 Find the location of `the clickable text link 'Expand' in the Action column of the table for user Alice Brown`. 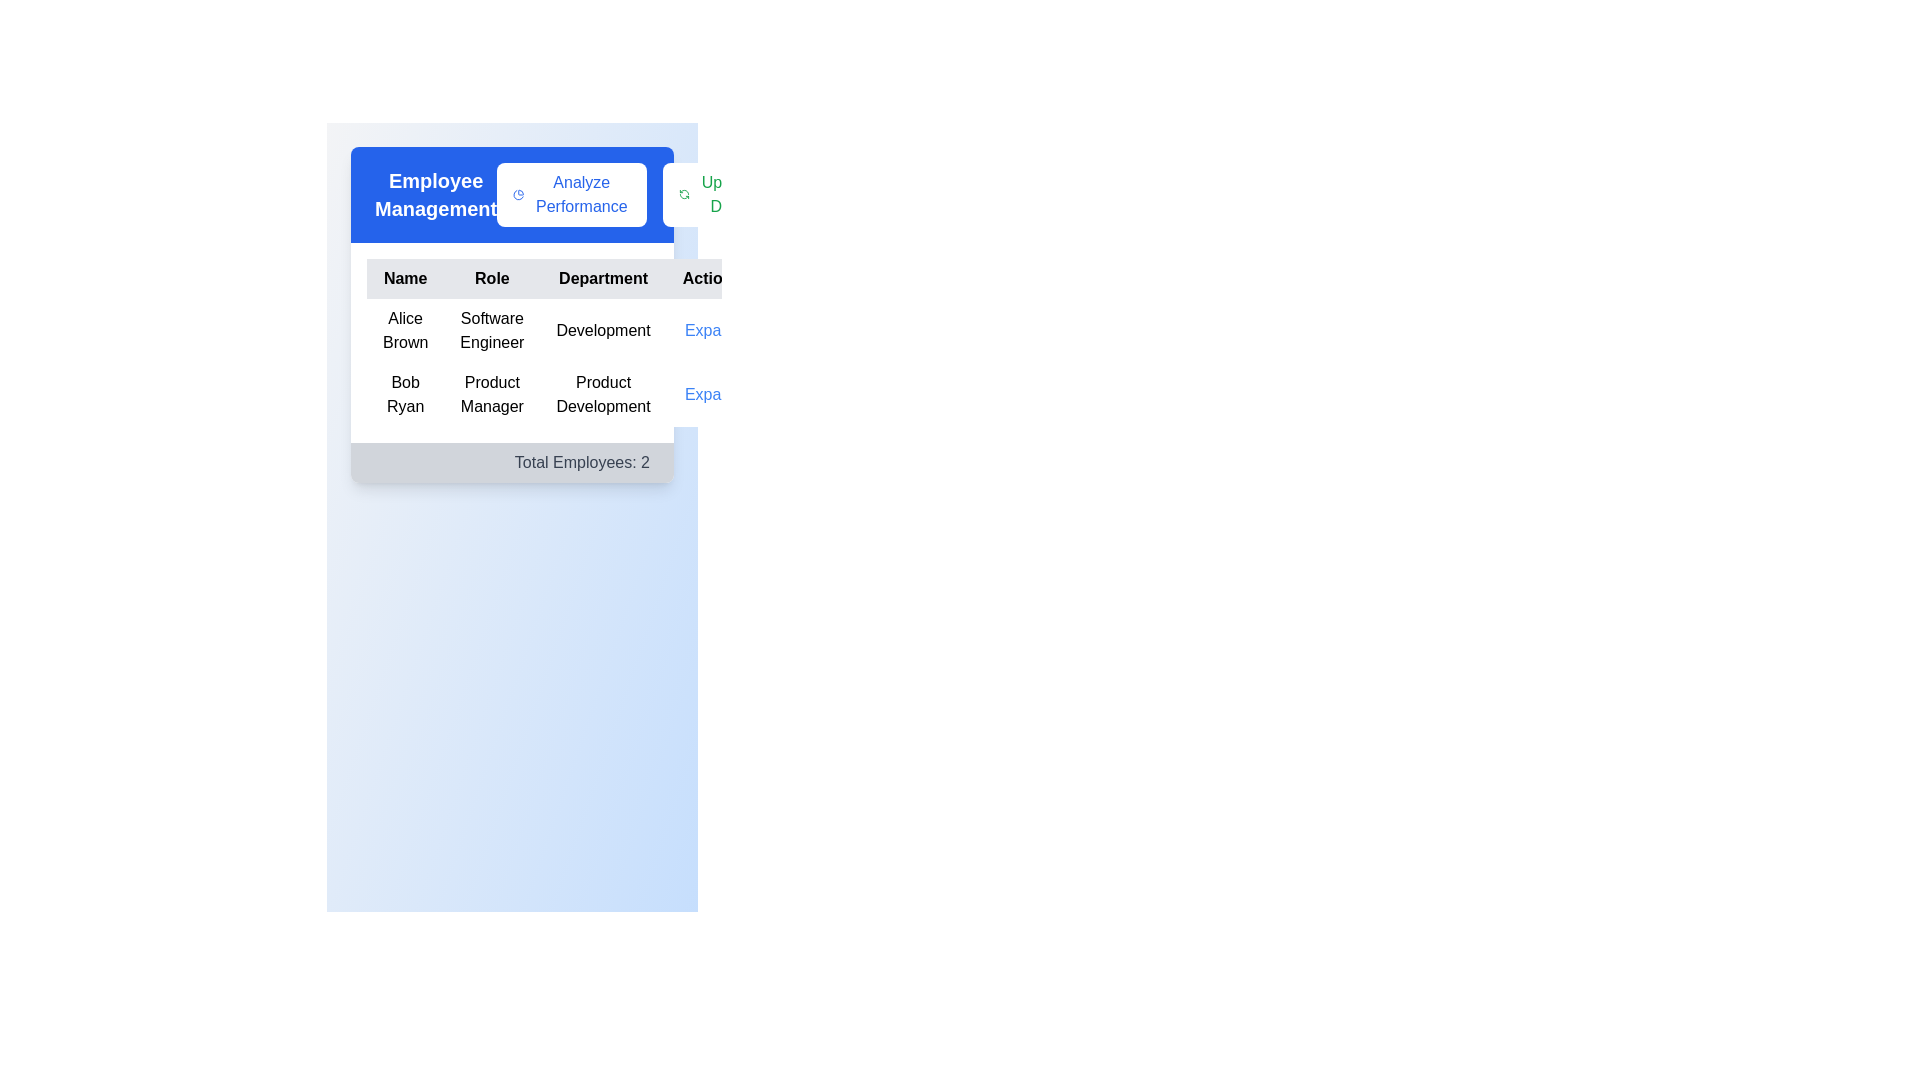

the clickable text link 'Expand' in the Action column of the table for user Alice Brown is located at coordinates (711, 330).